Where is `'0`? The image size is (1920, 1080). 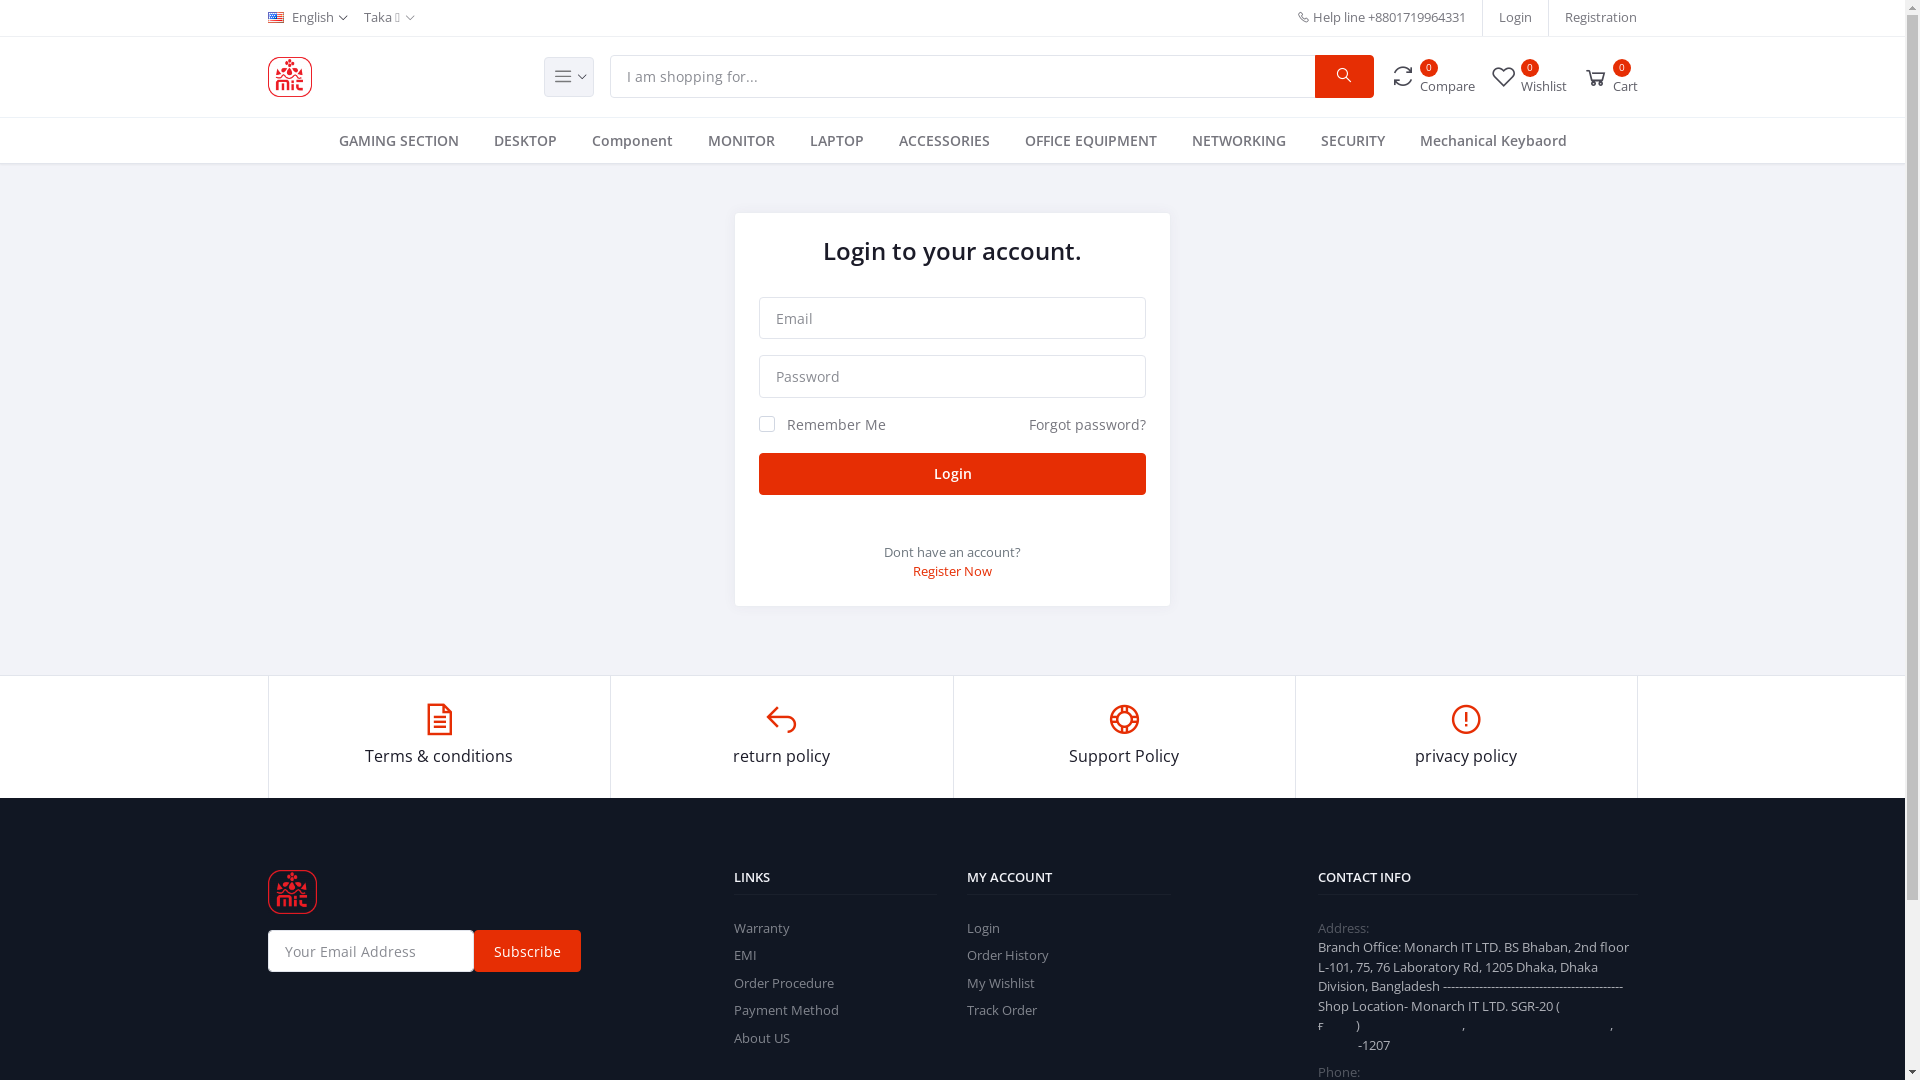 '0 is located at coordinates (1609, 75).